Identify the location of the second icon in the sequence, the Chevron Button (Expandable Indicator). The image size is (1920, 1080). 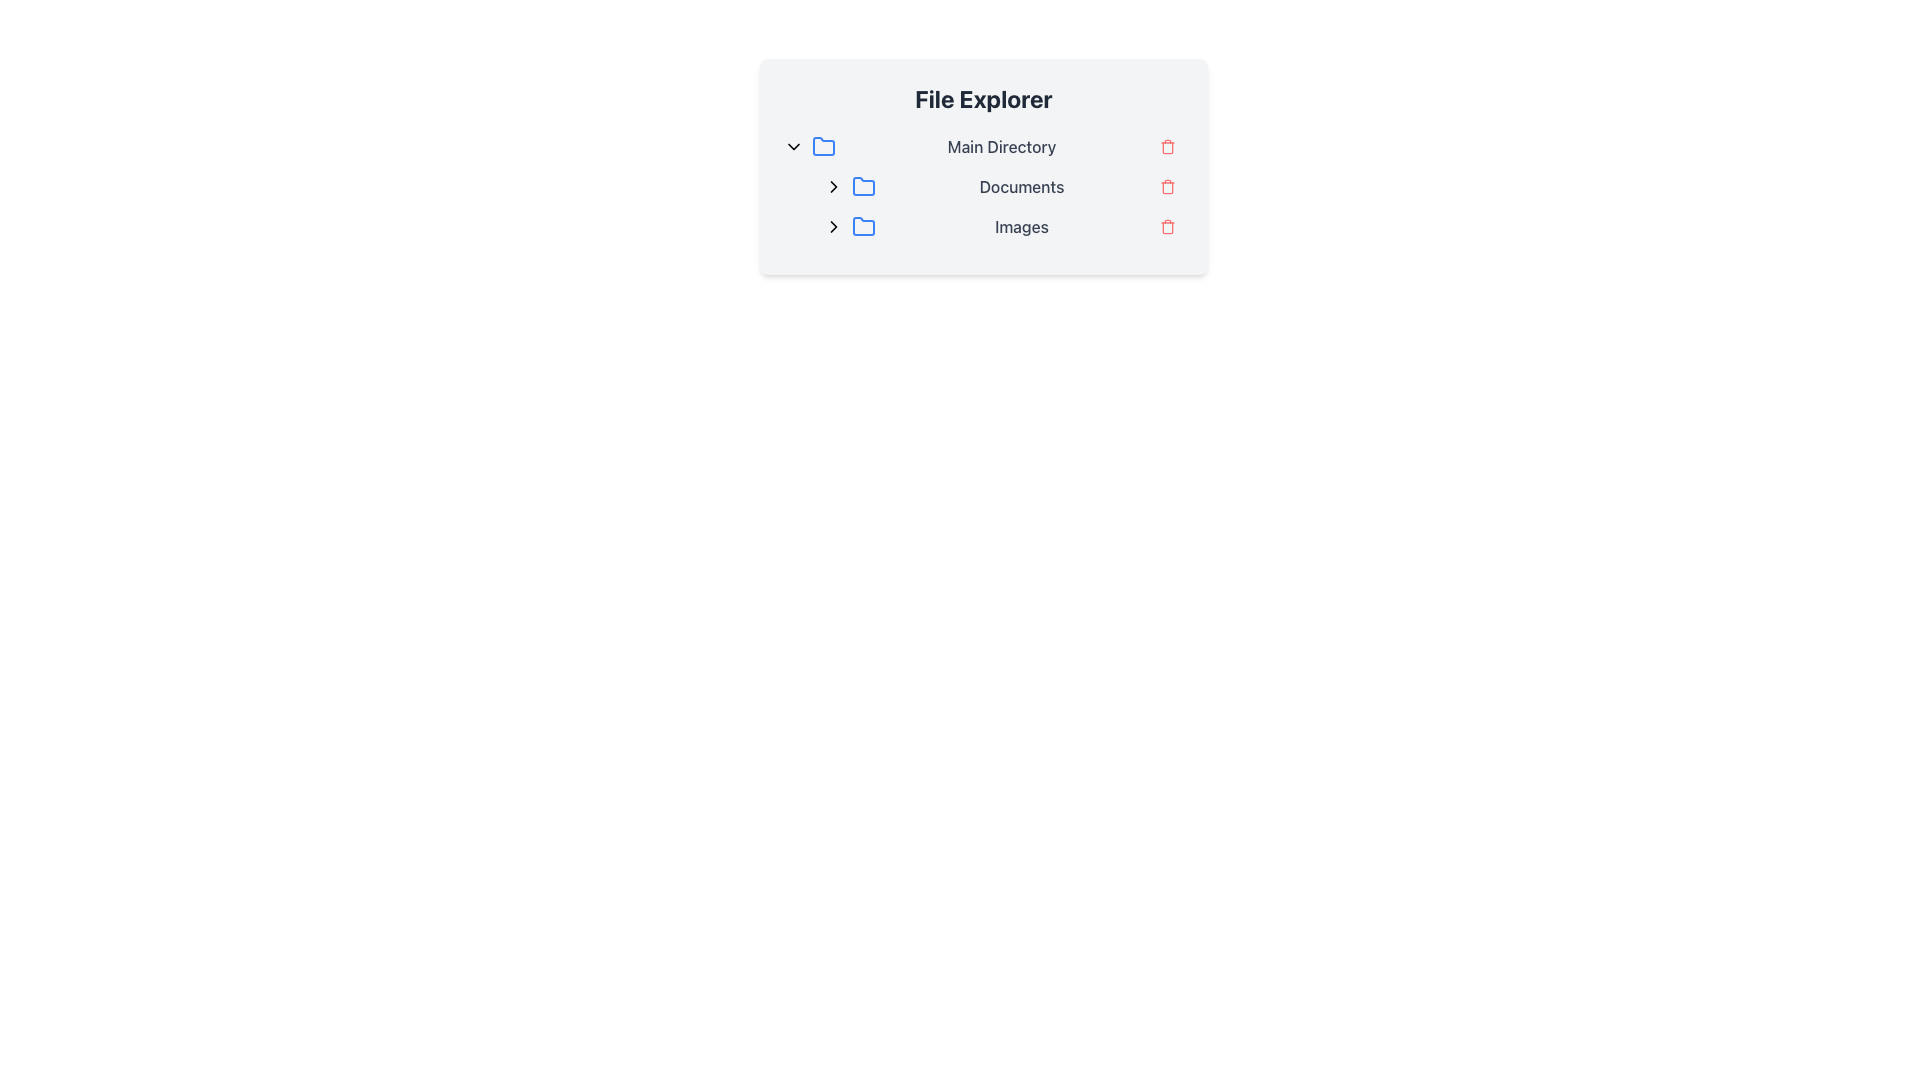
(834, 186).